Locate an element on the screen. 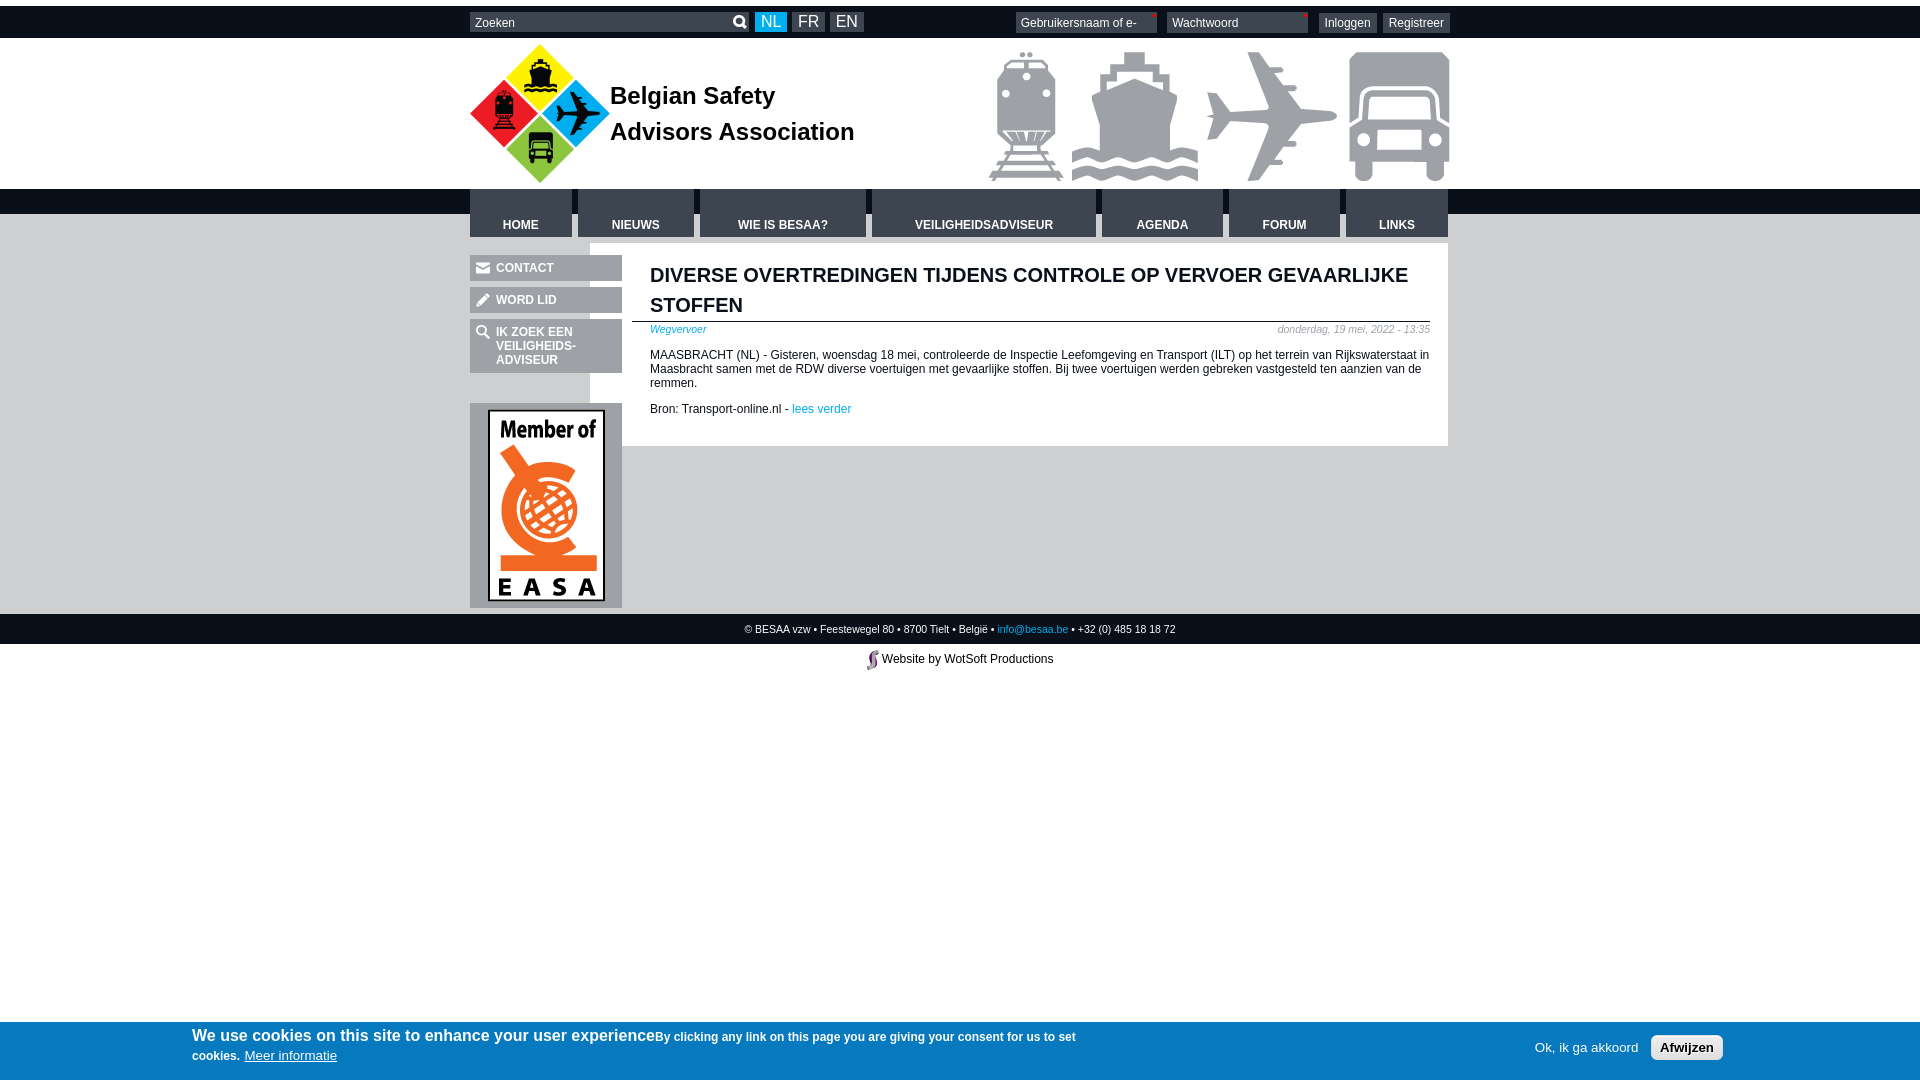  'Wegvervoer' is located at coordinates (677, 327).